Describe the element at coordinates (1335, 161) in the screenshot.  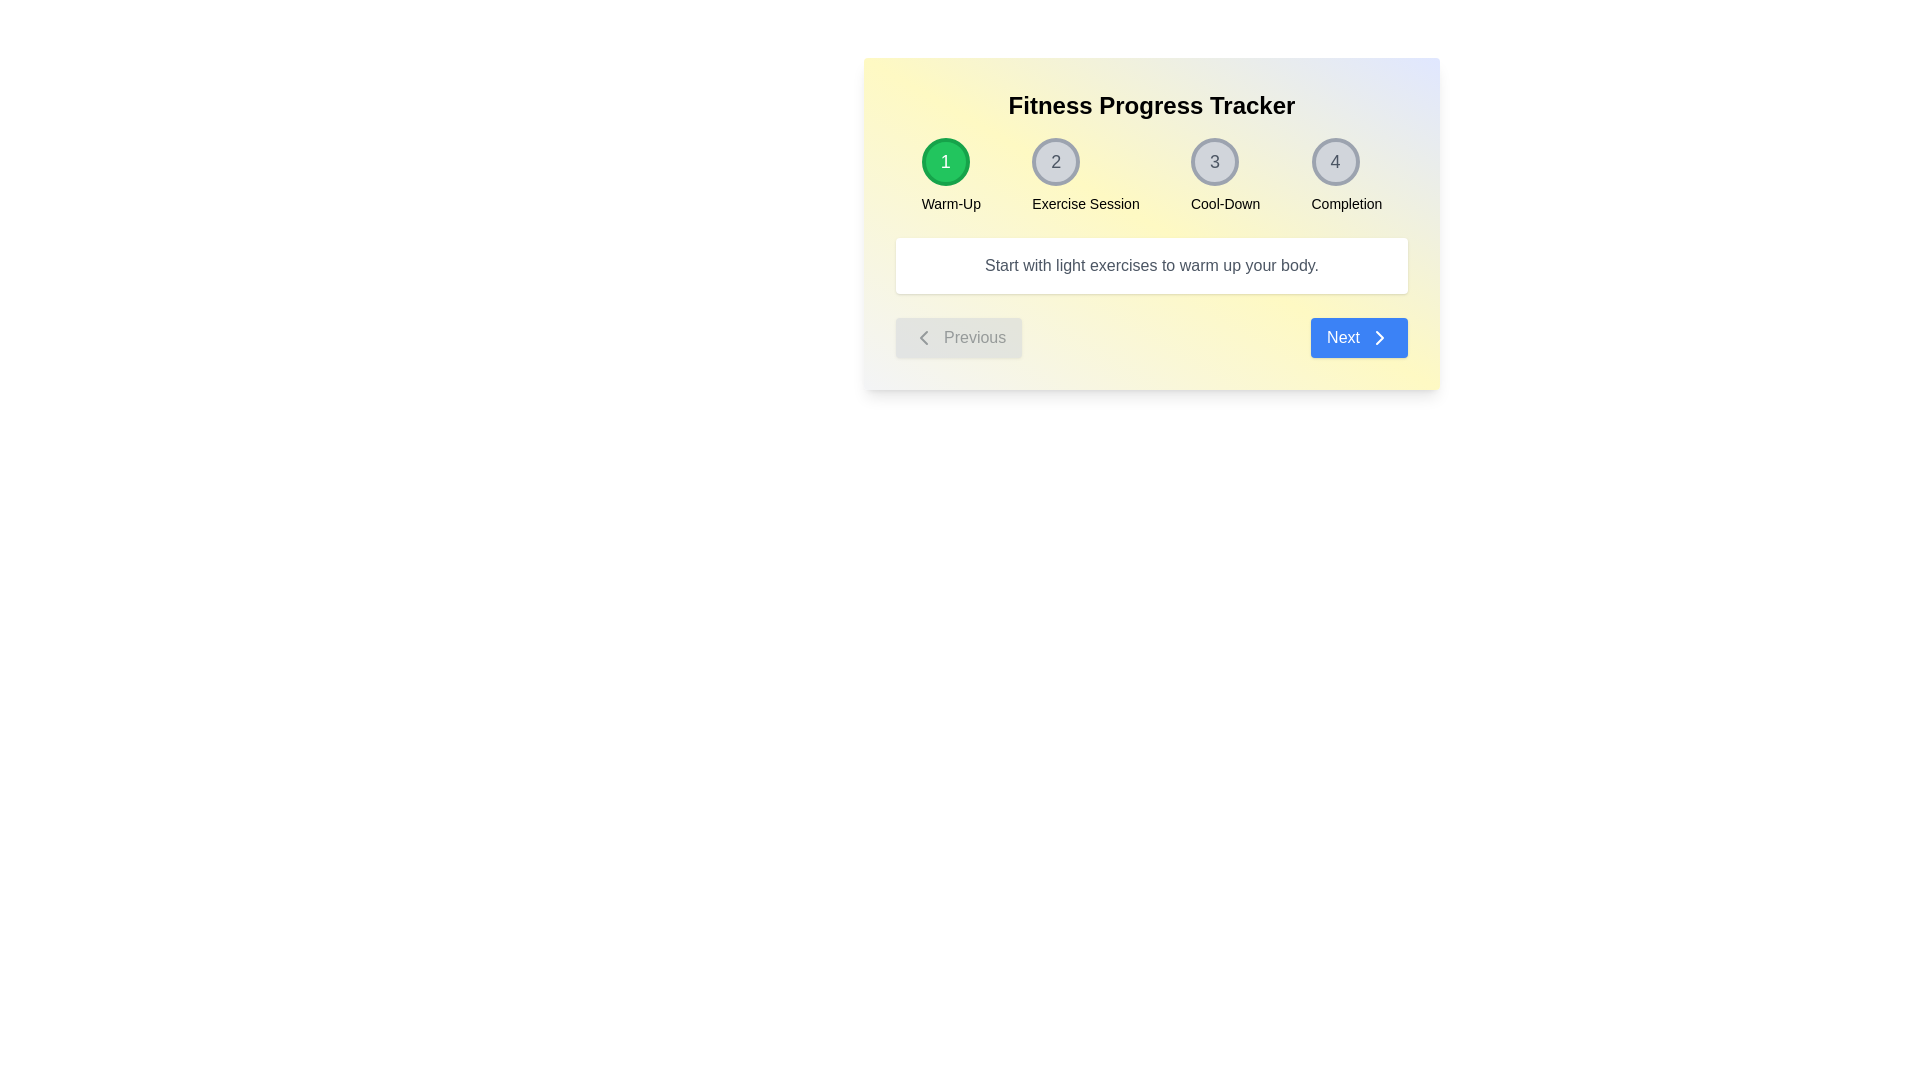
I see `the 'Completion' button, which is the fourth circular progress indicator in the header section` at that location.